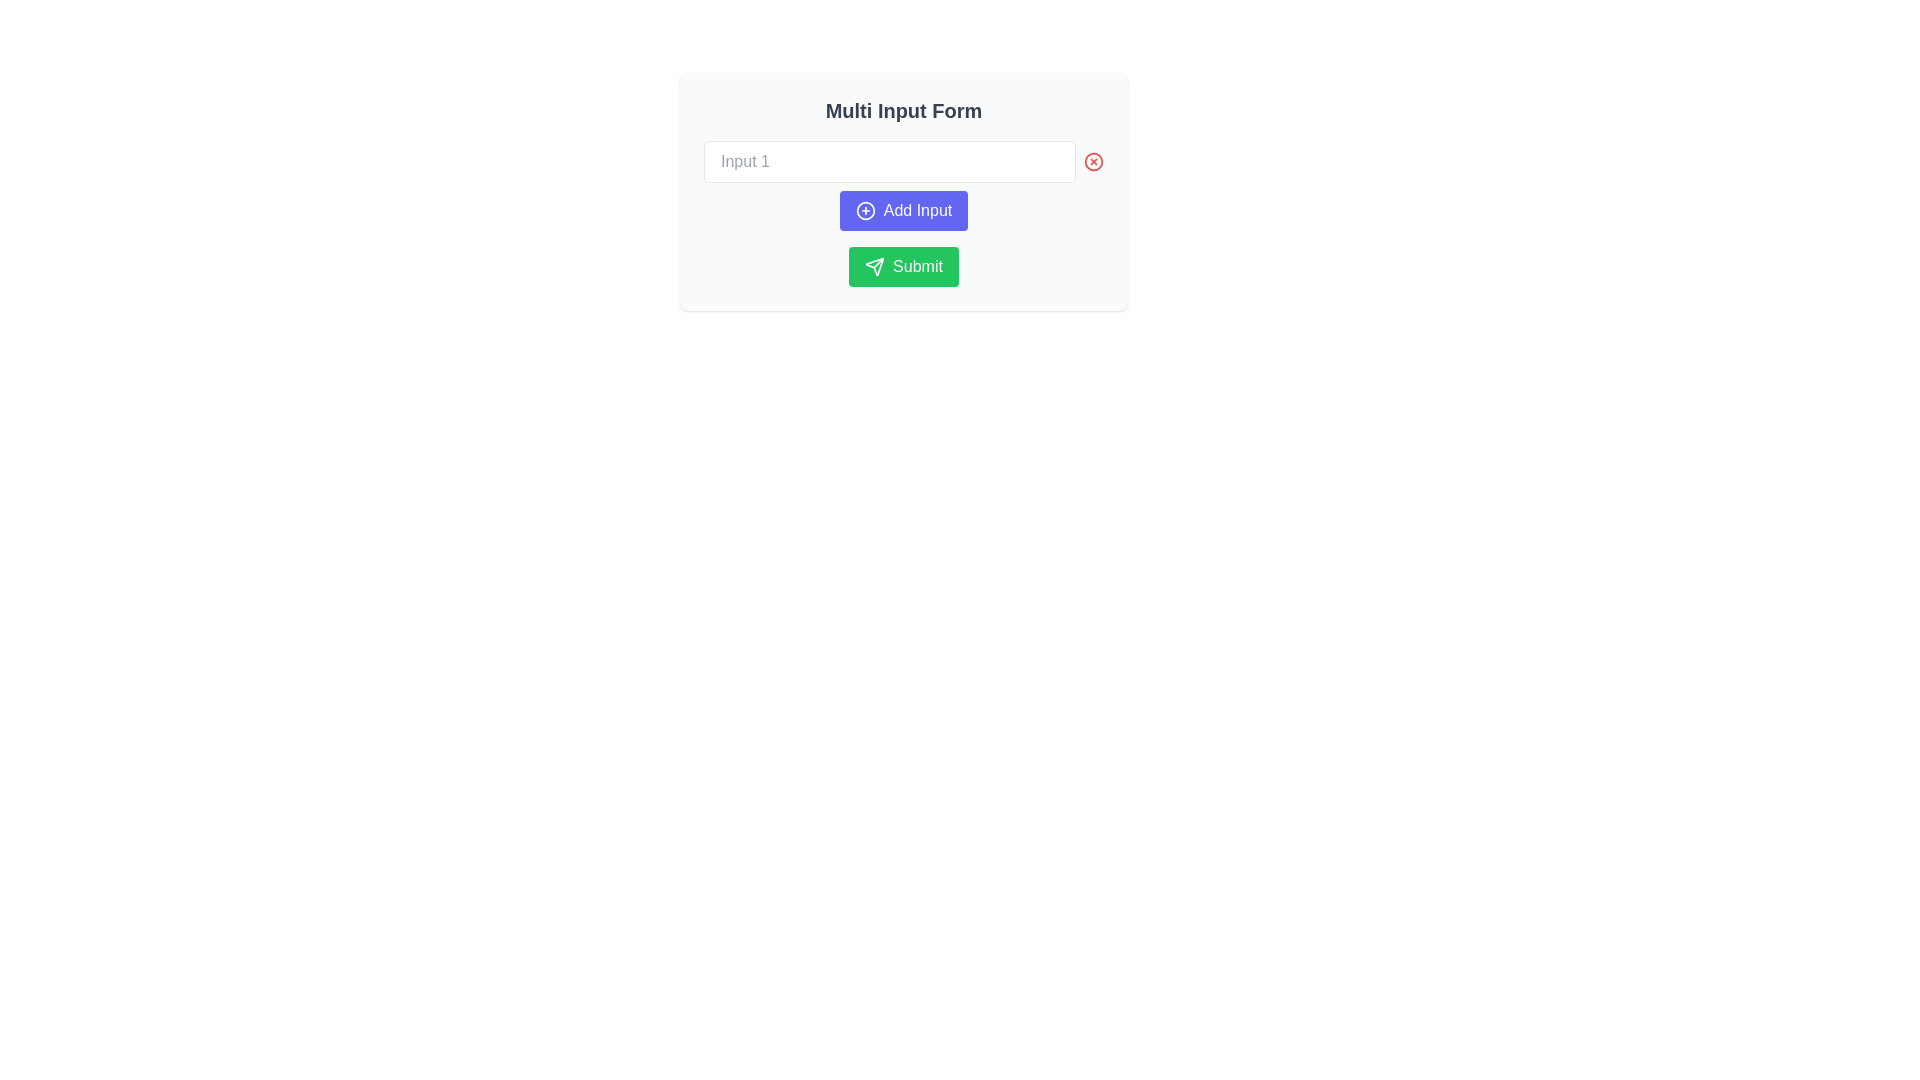 The width and height of the screenshot is (1920, 1080). I want to click on the purple circular SVG Circle that is part of the 'Add Input' button, which is located at the top-center of the interface, below the input field, so click(865, 211).